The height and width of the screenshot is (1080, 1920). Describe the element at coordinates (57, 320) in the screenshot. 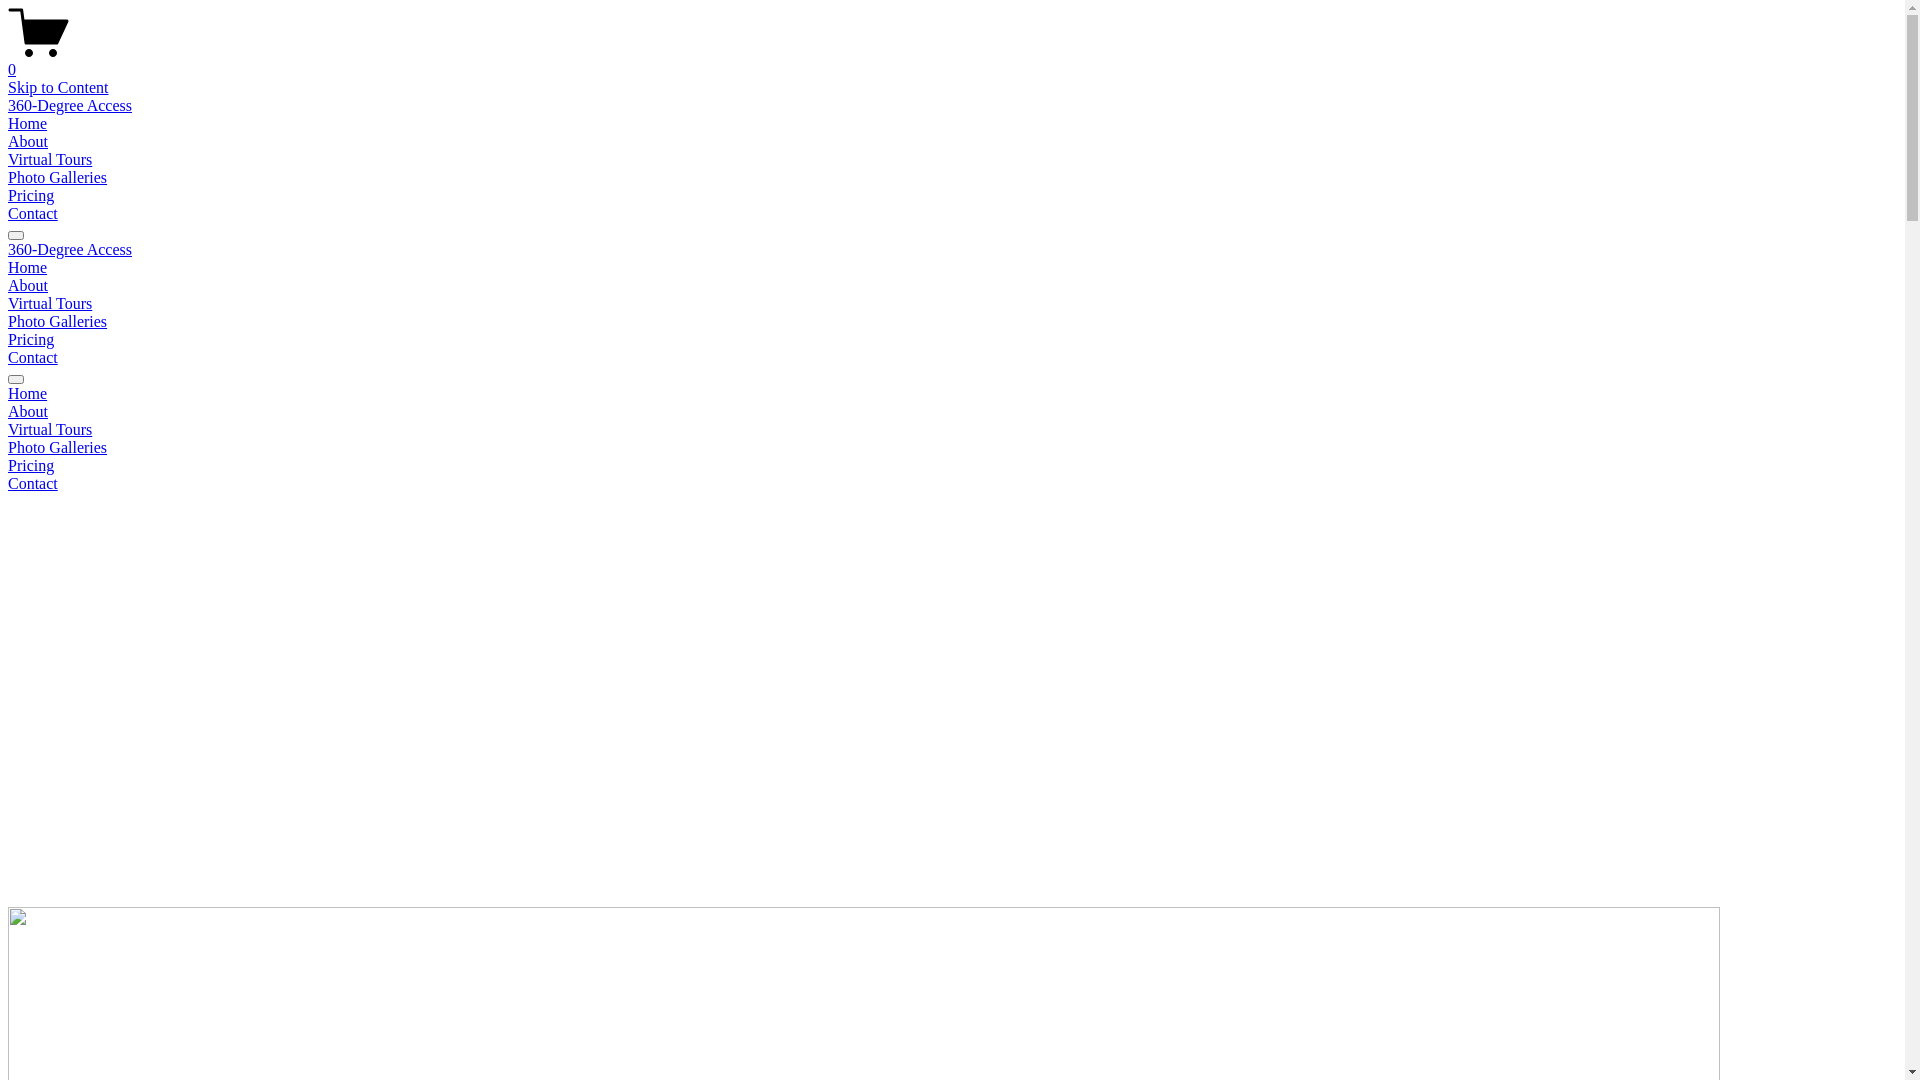

I see `'Photo Galleries'` at that location.